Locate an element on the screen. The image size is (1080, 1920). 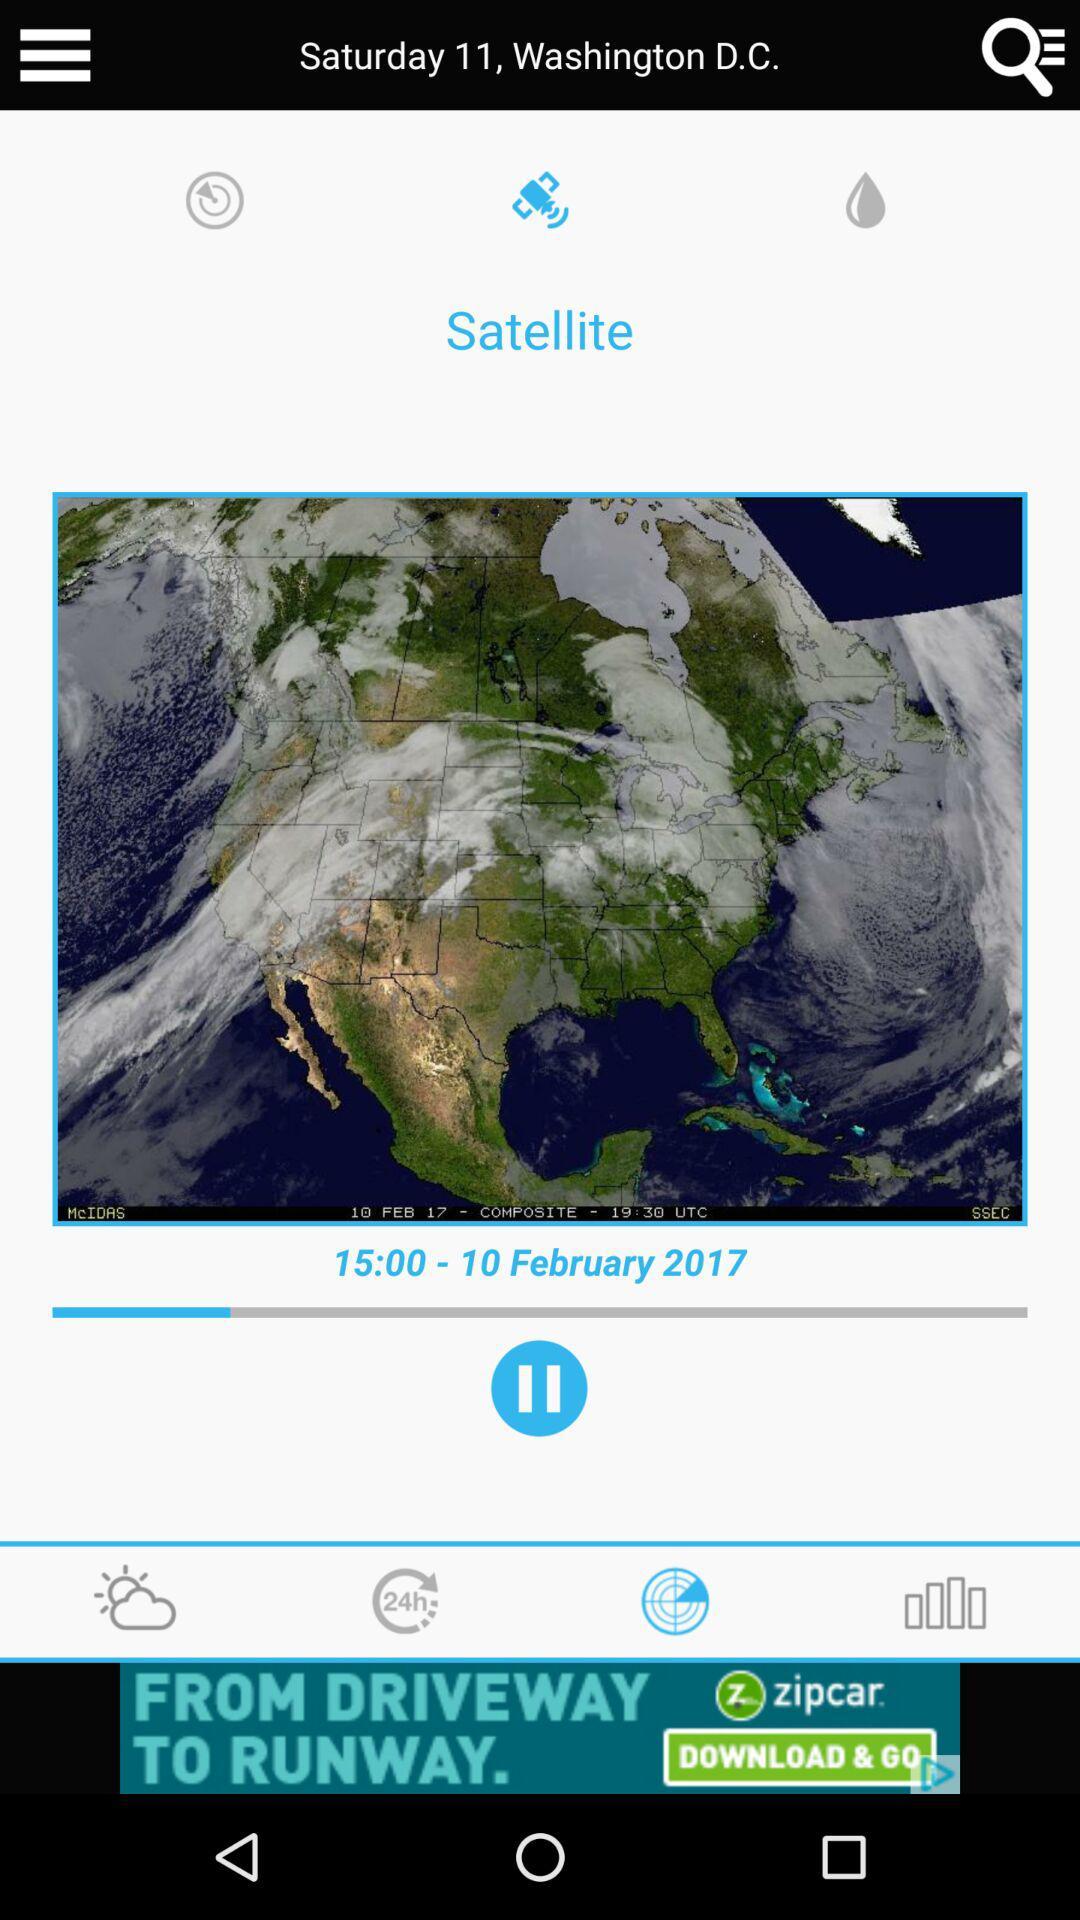
all is located at coordinates (54, 55).